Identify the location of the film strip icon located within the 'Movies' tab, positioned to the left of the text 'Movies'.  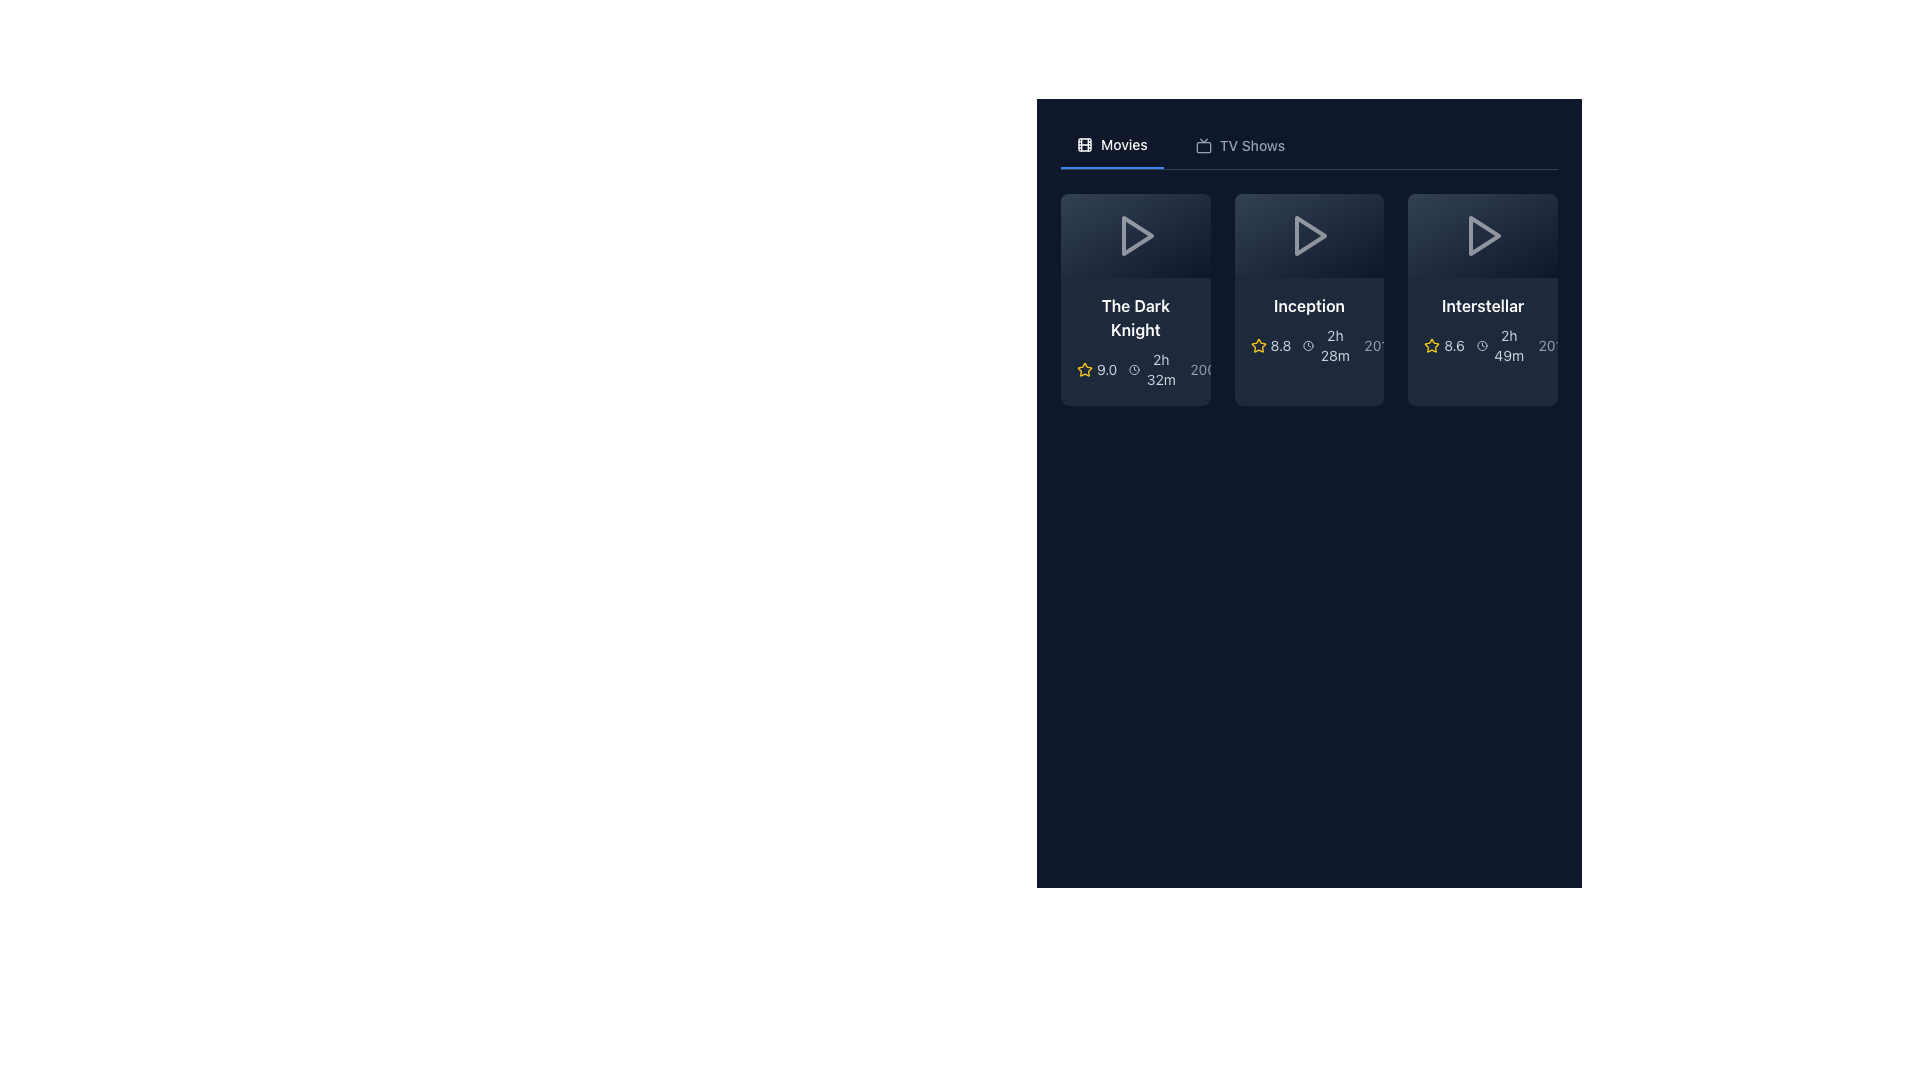
(1083, 144).